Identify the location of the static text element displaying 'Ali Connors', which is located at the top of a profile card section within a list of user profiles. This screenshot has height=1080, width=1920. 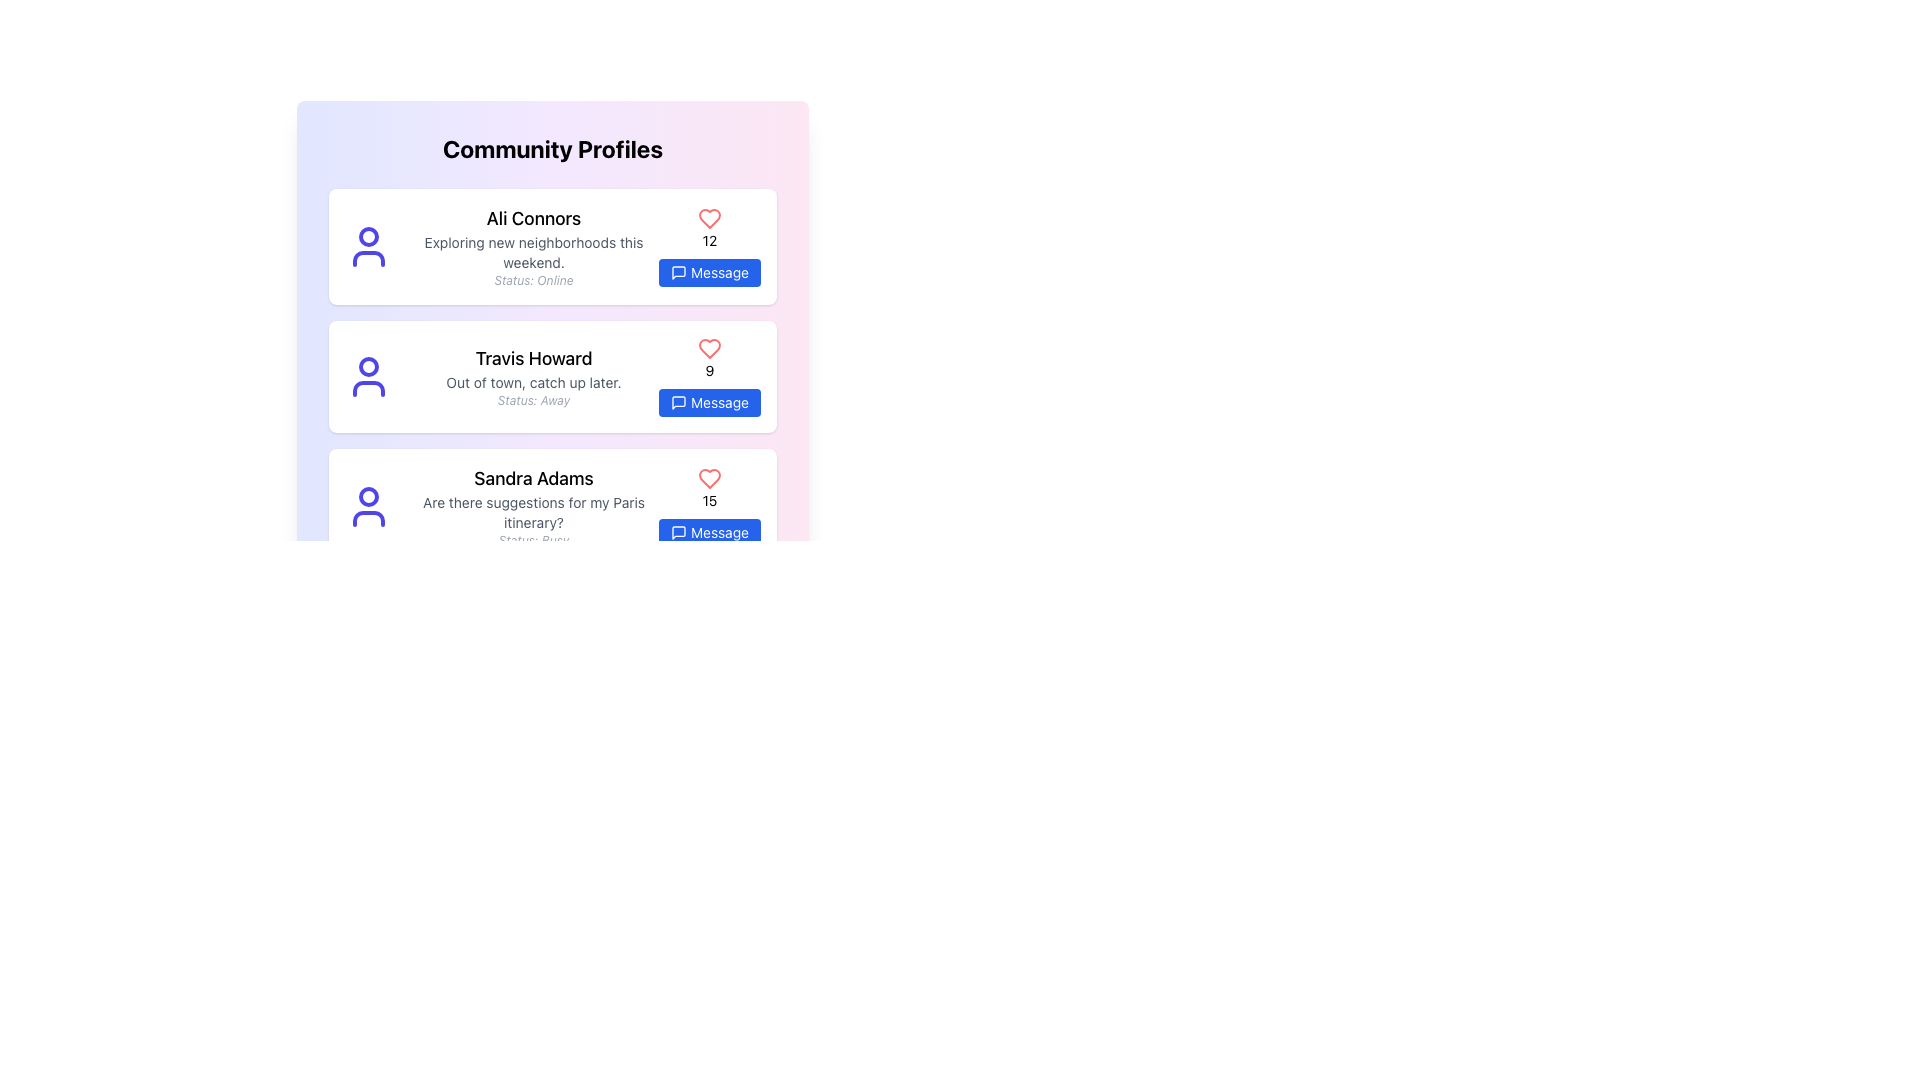
(533, 219).